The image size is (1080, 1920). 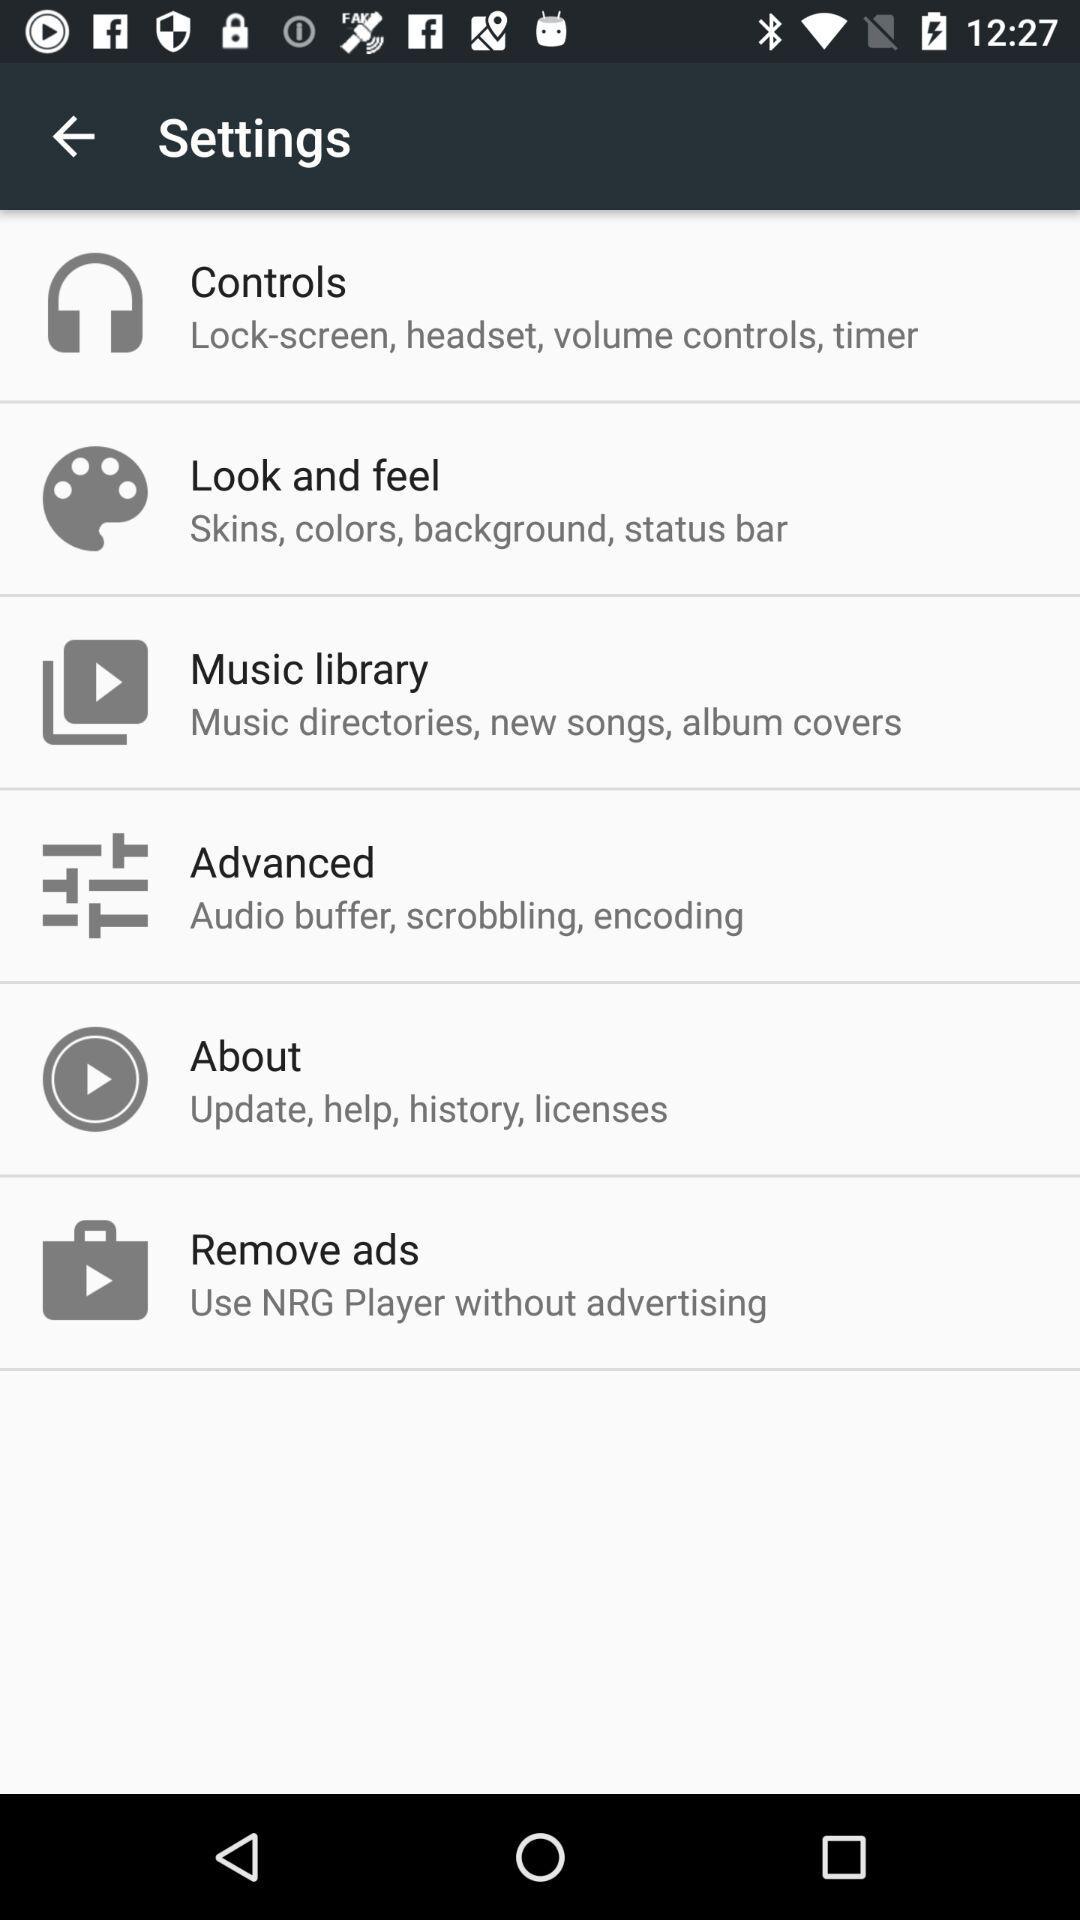 What do you see at coordinates (72, 135) in the screenshot?
I see `app to the left of settings` at bounding box center [72, 135].